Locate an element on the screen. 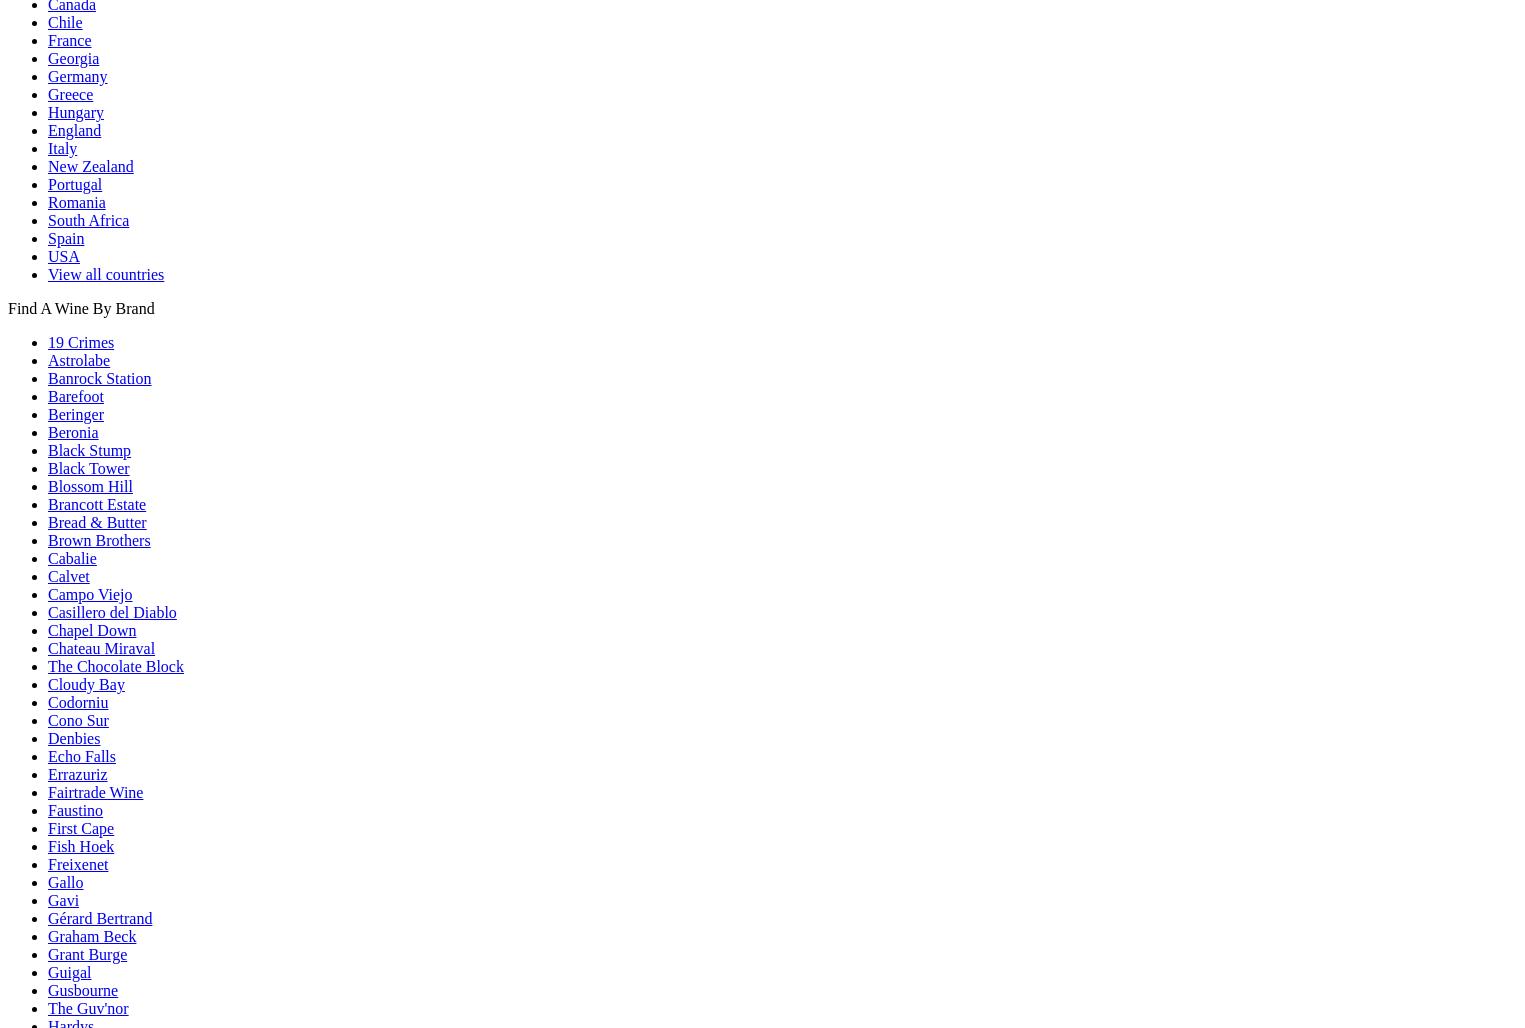 This screenshot has width=1525, height=1028. 'Codorniu' is located at coordinates (77, 701).